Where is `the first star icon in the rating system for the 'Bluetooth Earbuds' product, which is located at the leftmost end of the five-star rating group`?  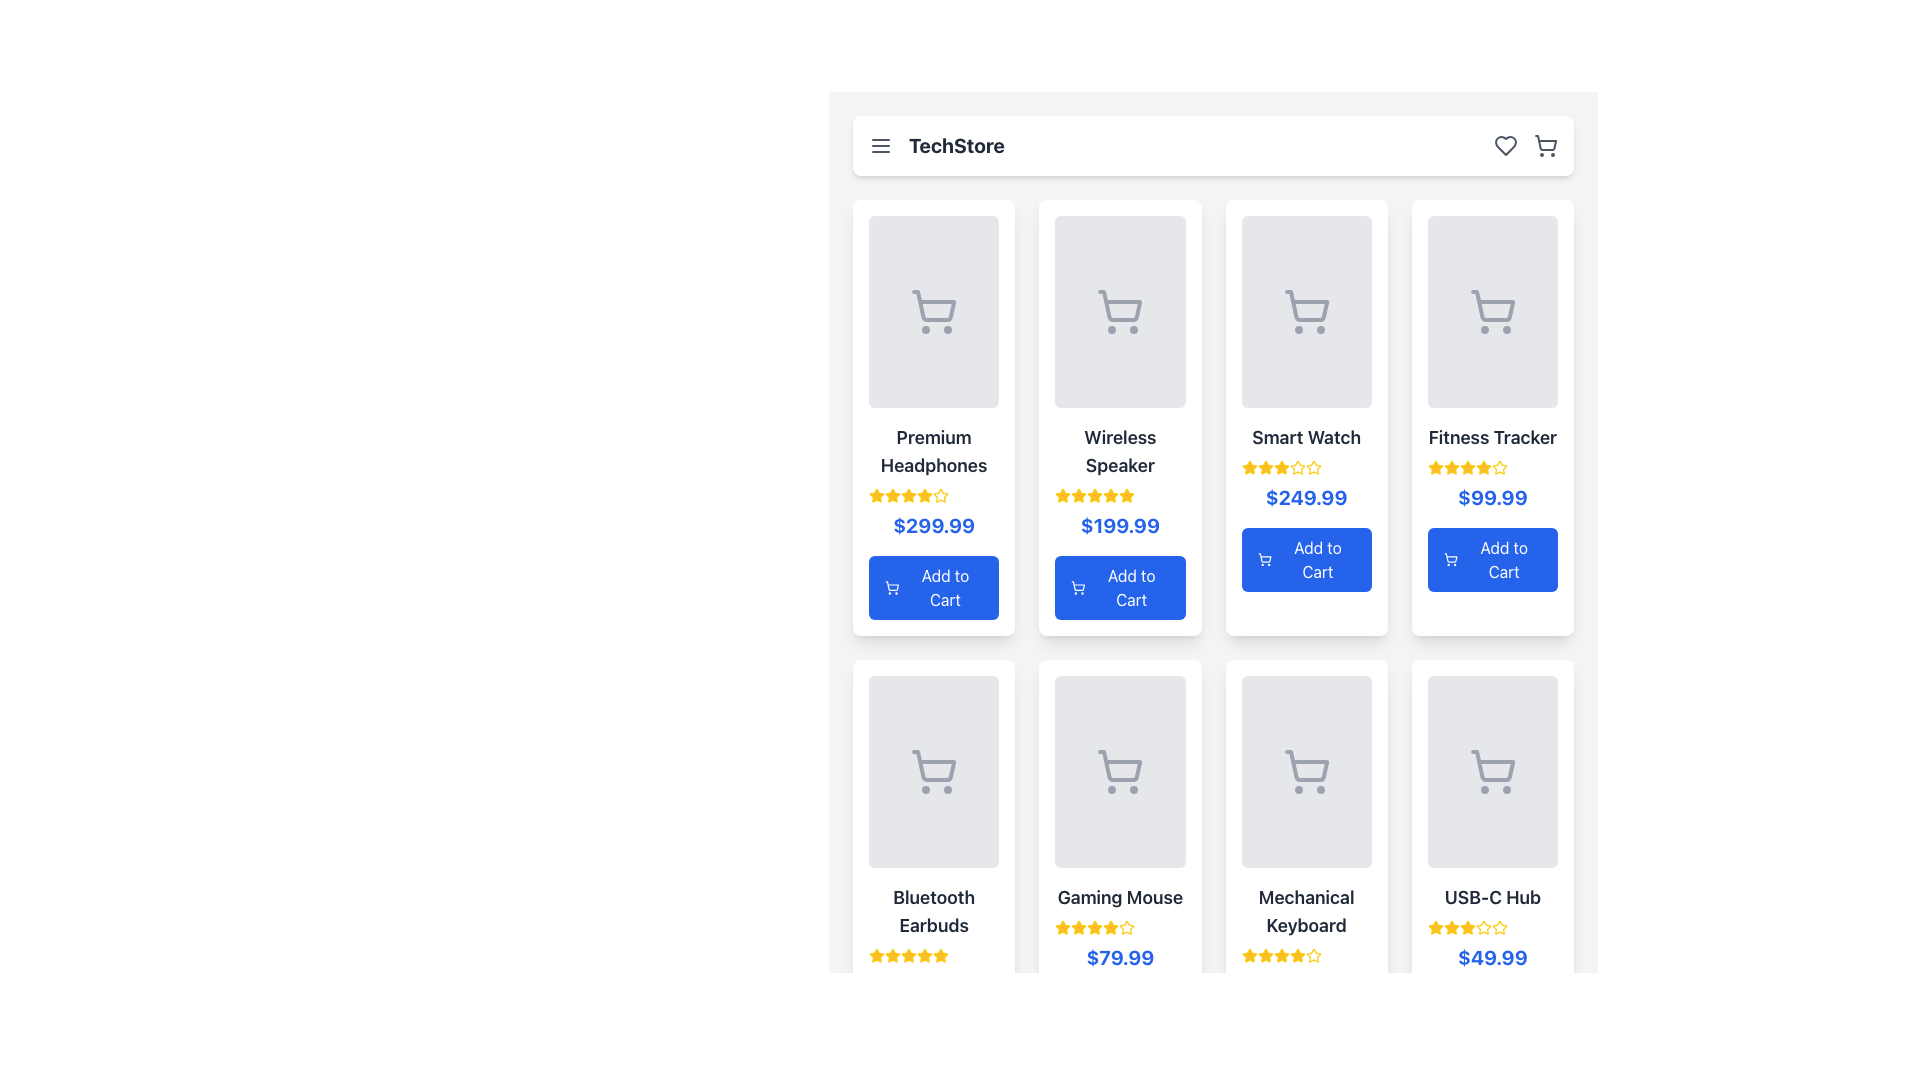 the first star icon in the rating system for the 'Bluetooth Earbuds' product, which is located at the leftmost end of the five-star rating group is located at coordinates (877, 955).